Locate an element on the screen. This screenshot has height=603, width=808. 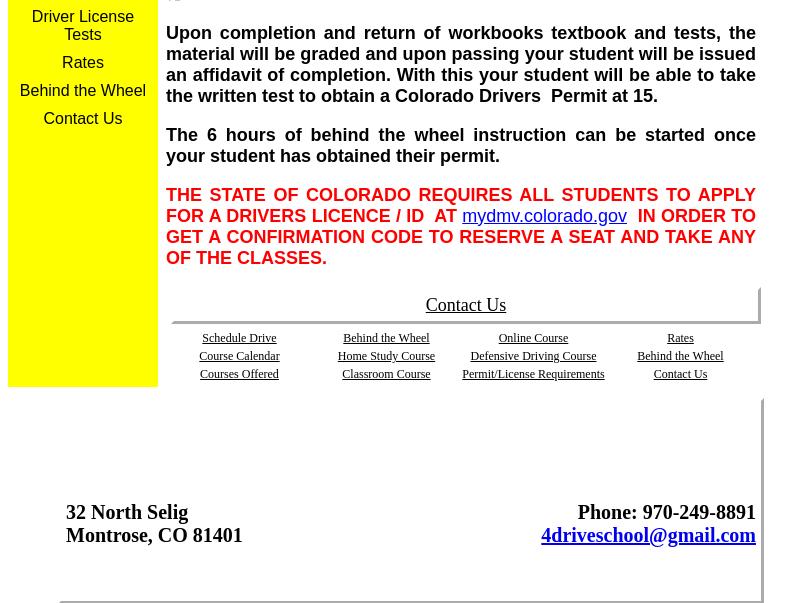
'THE STATE OF COLORADO 
	REQUIRES ALL STUDENTS TO APPLY FOR A DRIVERS LICENCE / ID  AT' is located at coordinates (460, 204).